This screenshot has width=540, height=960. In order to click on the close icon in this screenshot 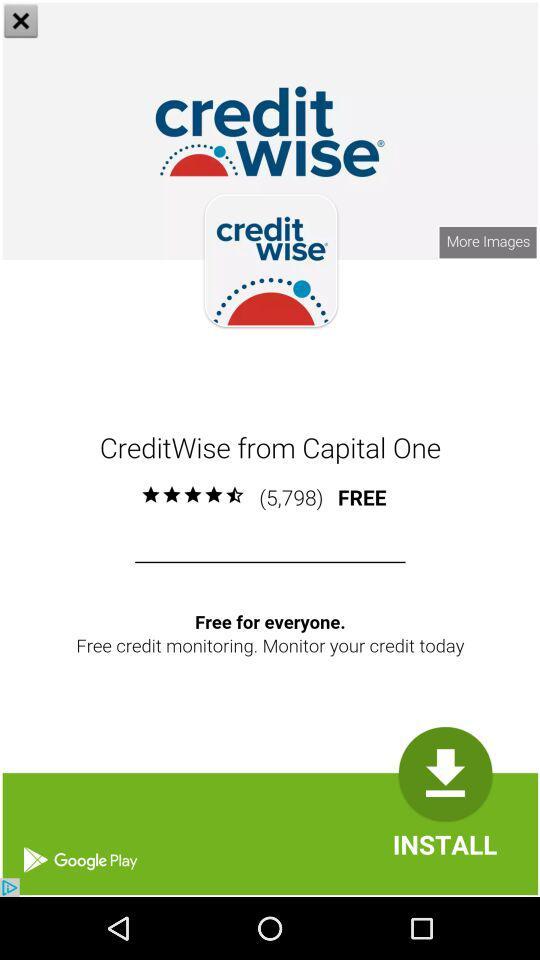, I will do `click(20, 21)`.